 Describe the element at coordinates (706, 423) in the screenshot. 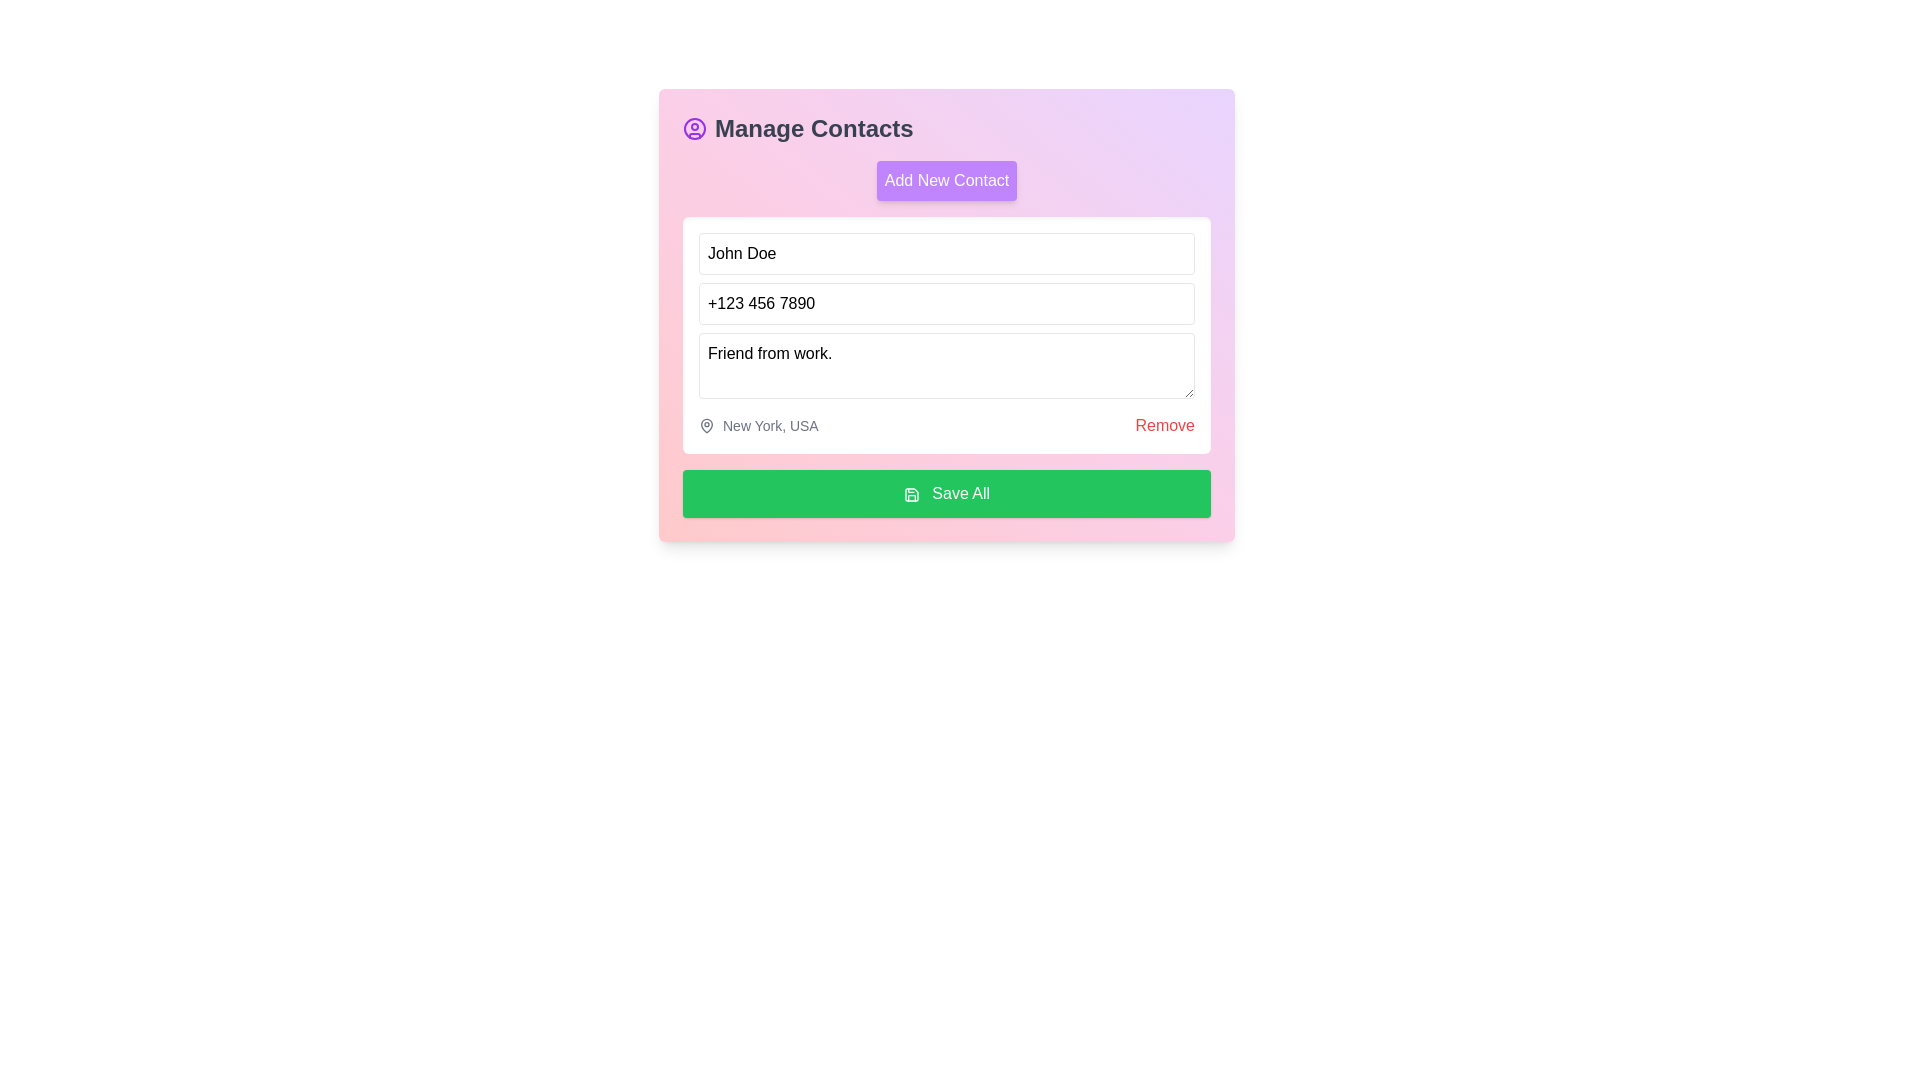

I see `the vector graphic element that visually represents the pin location inside the map pin icon, located near the bottom of the contact information section` at that location.